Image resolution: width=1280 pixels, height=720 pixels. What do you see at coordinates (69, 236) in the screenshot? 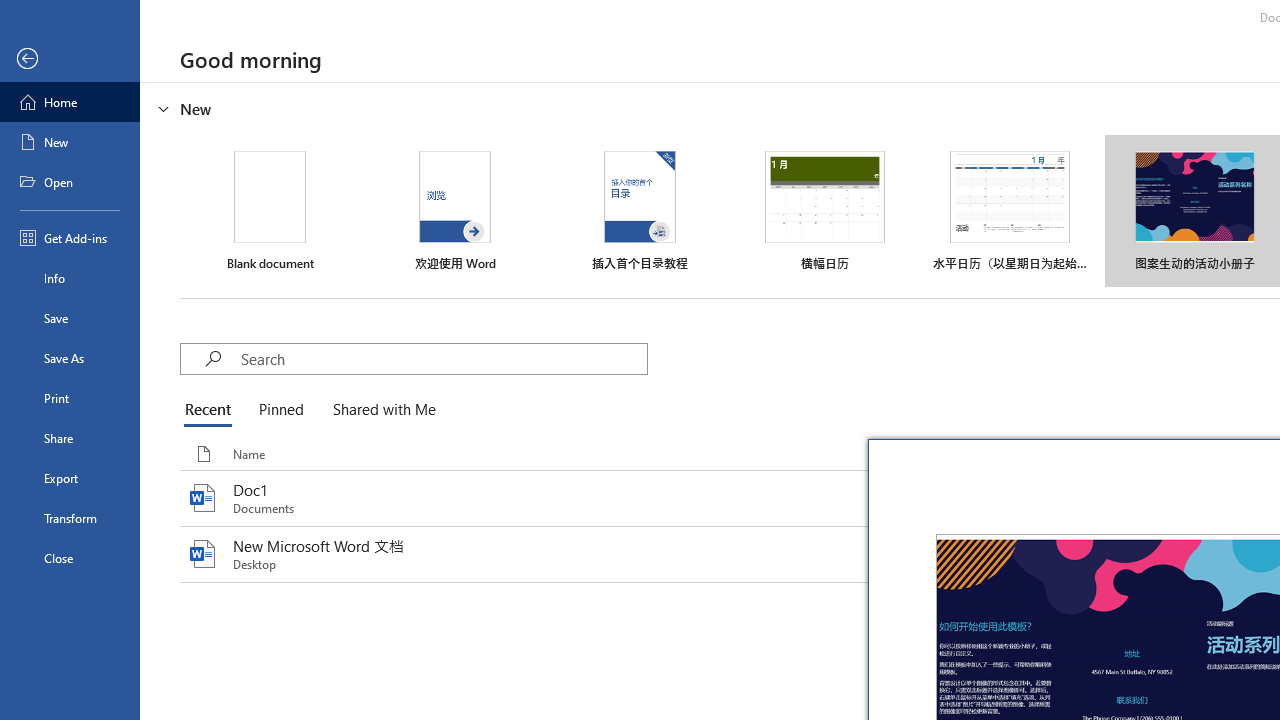
I see `'Get Add-ins'` at bounding box center [69, 236].